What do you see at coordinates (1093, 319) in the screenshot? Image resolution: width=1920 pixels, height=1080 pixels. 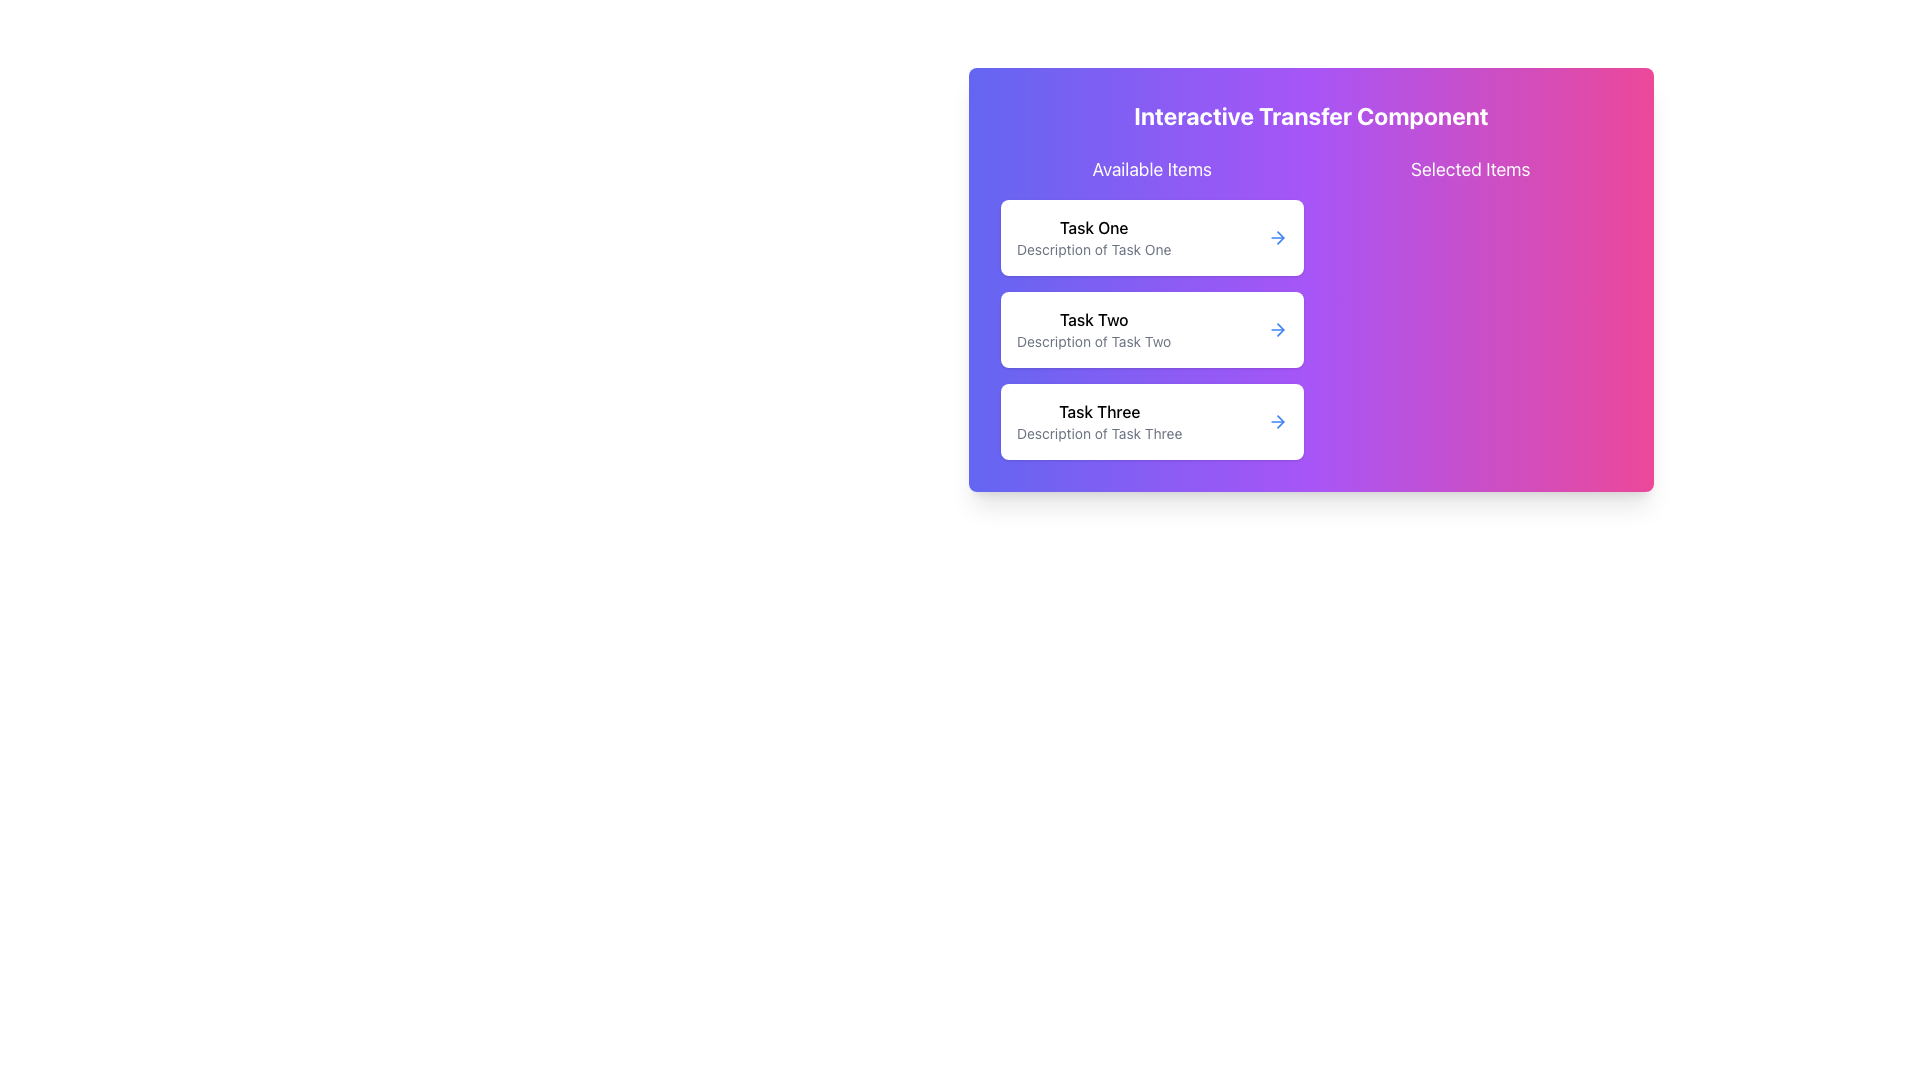 I see `the text label 'Task Two', which identifies the second task in the 'Available Items' section` at bounding box center [1093, 319].